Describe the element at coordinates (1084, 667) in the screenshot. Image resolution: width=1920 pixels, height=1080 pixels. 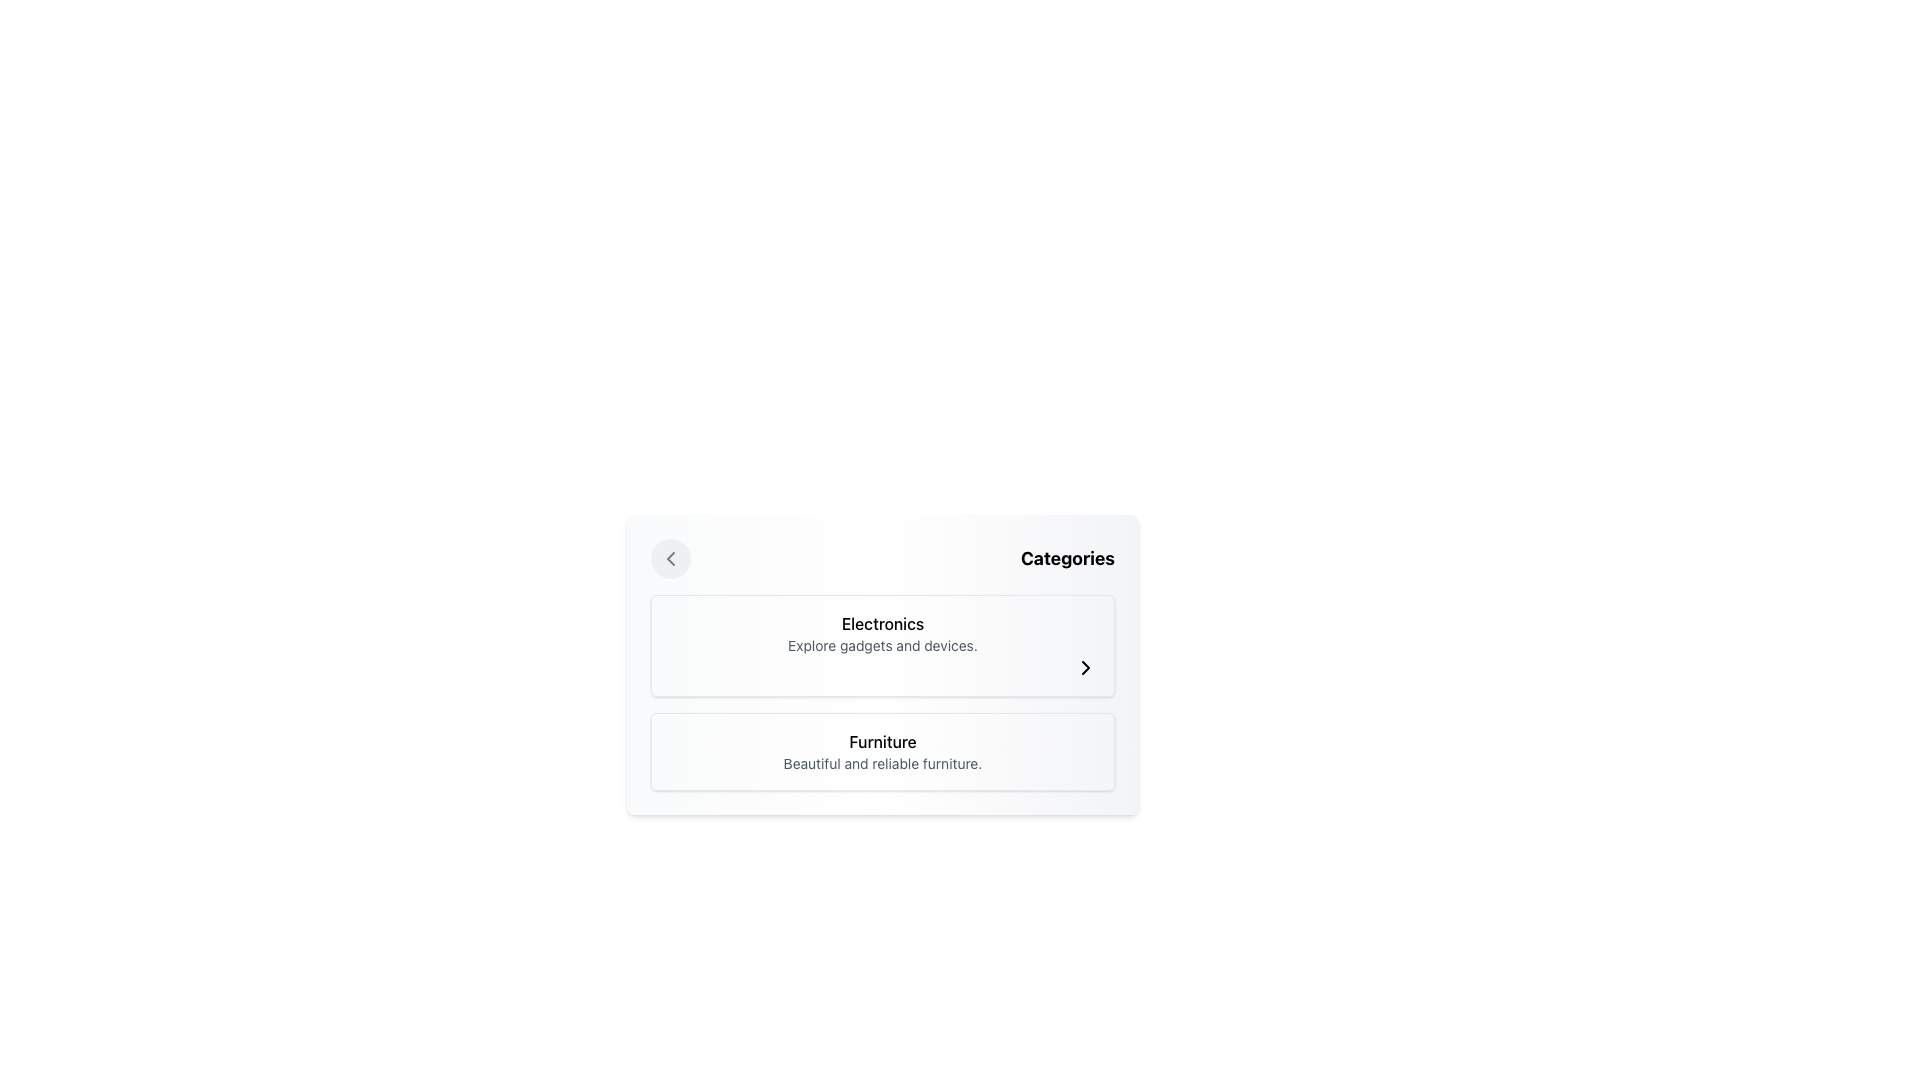
I see `the rightward-pointing chevron icon located at the far-right end of the 'Electronics' card` at that location.